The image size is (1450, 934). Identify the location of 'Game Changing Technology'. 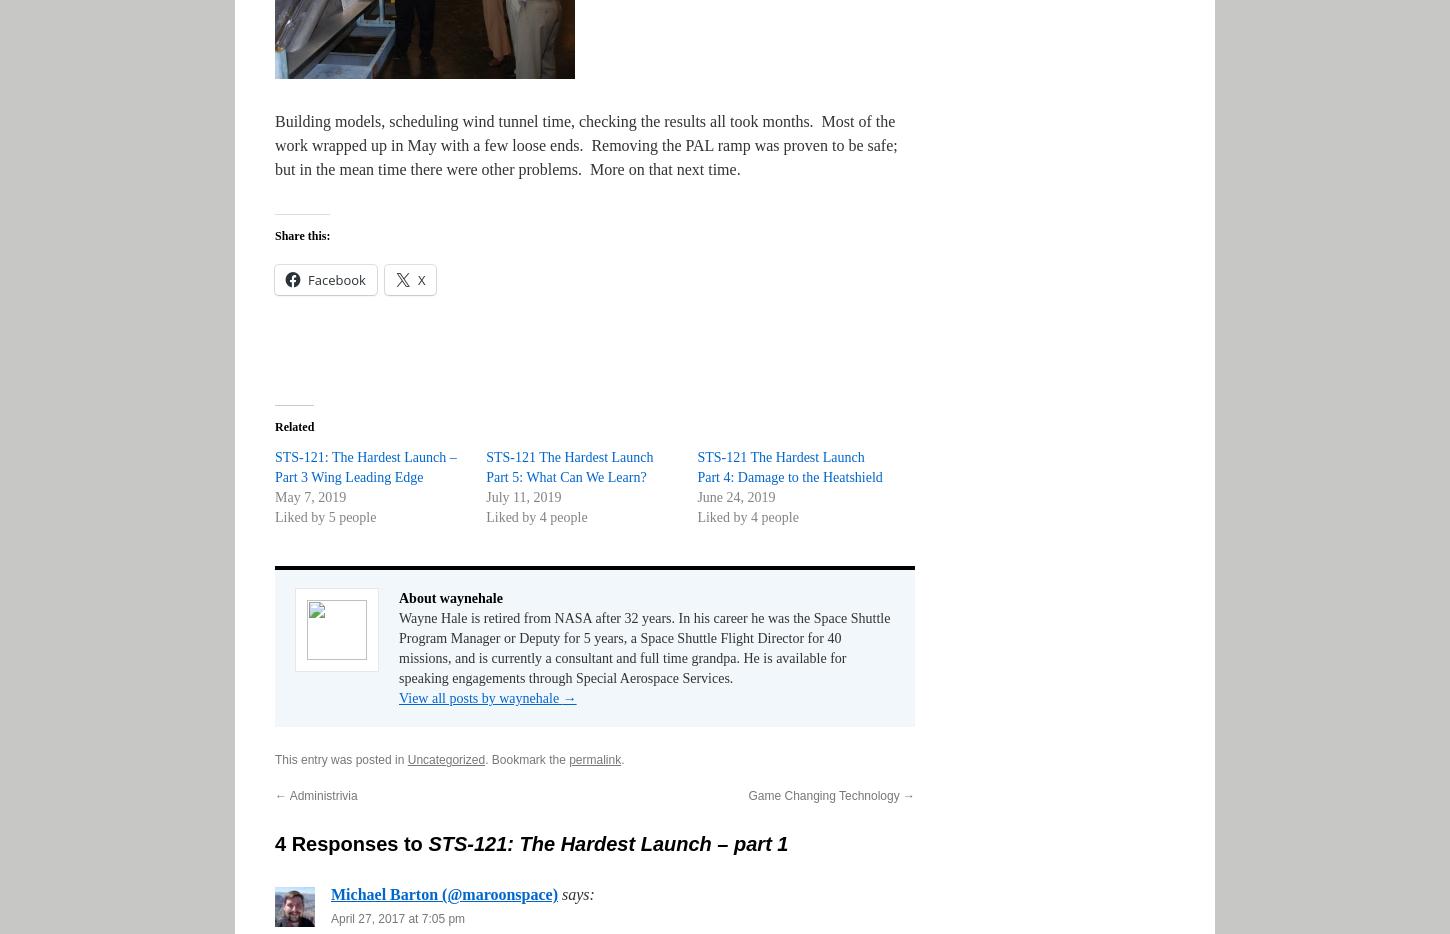
(825, 795).